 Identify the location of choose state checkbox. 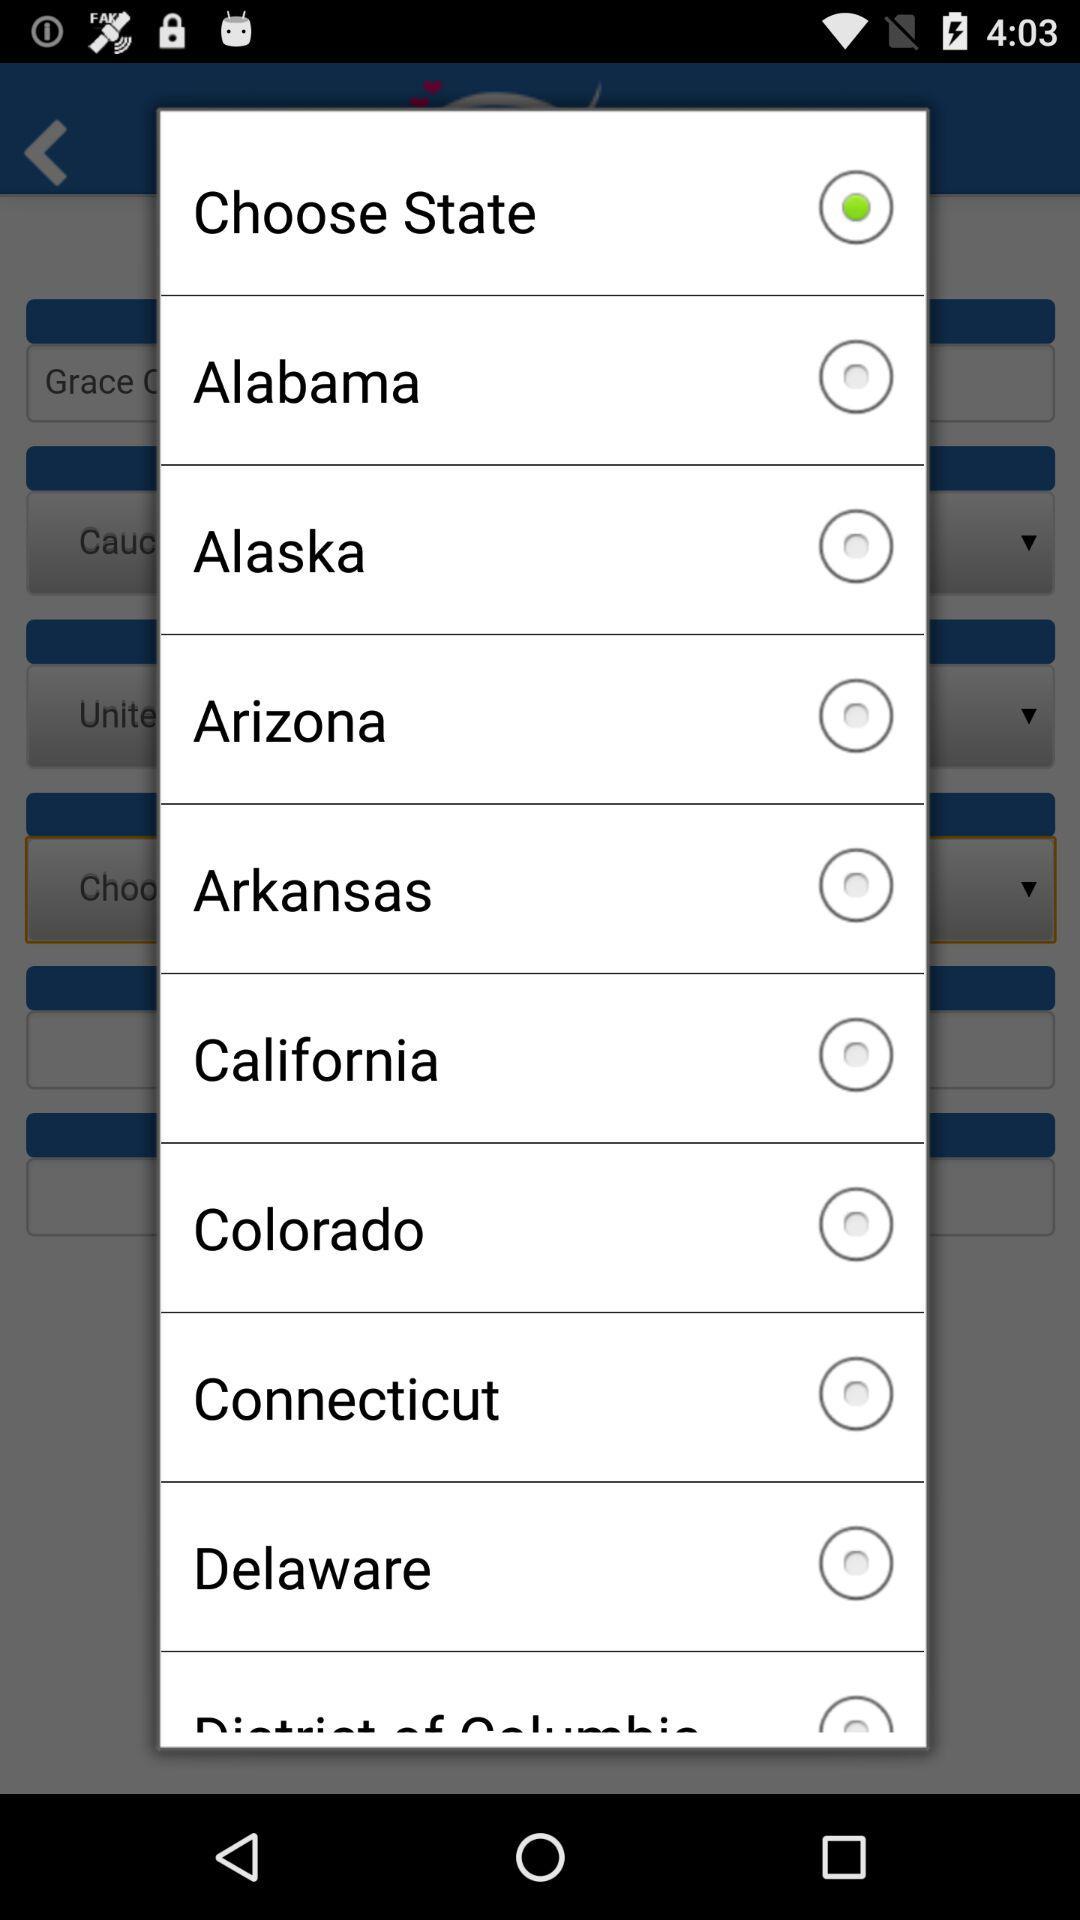
(542, 210).